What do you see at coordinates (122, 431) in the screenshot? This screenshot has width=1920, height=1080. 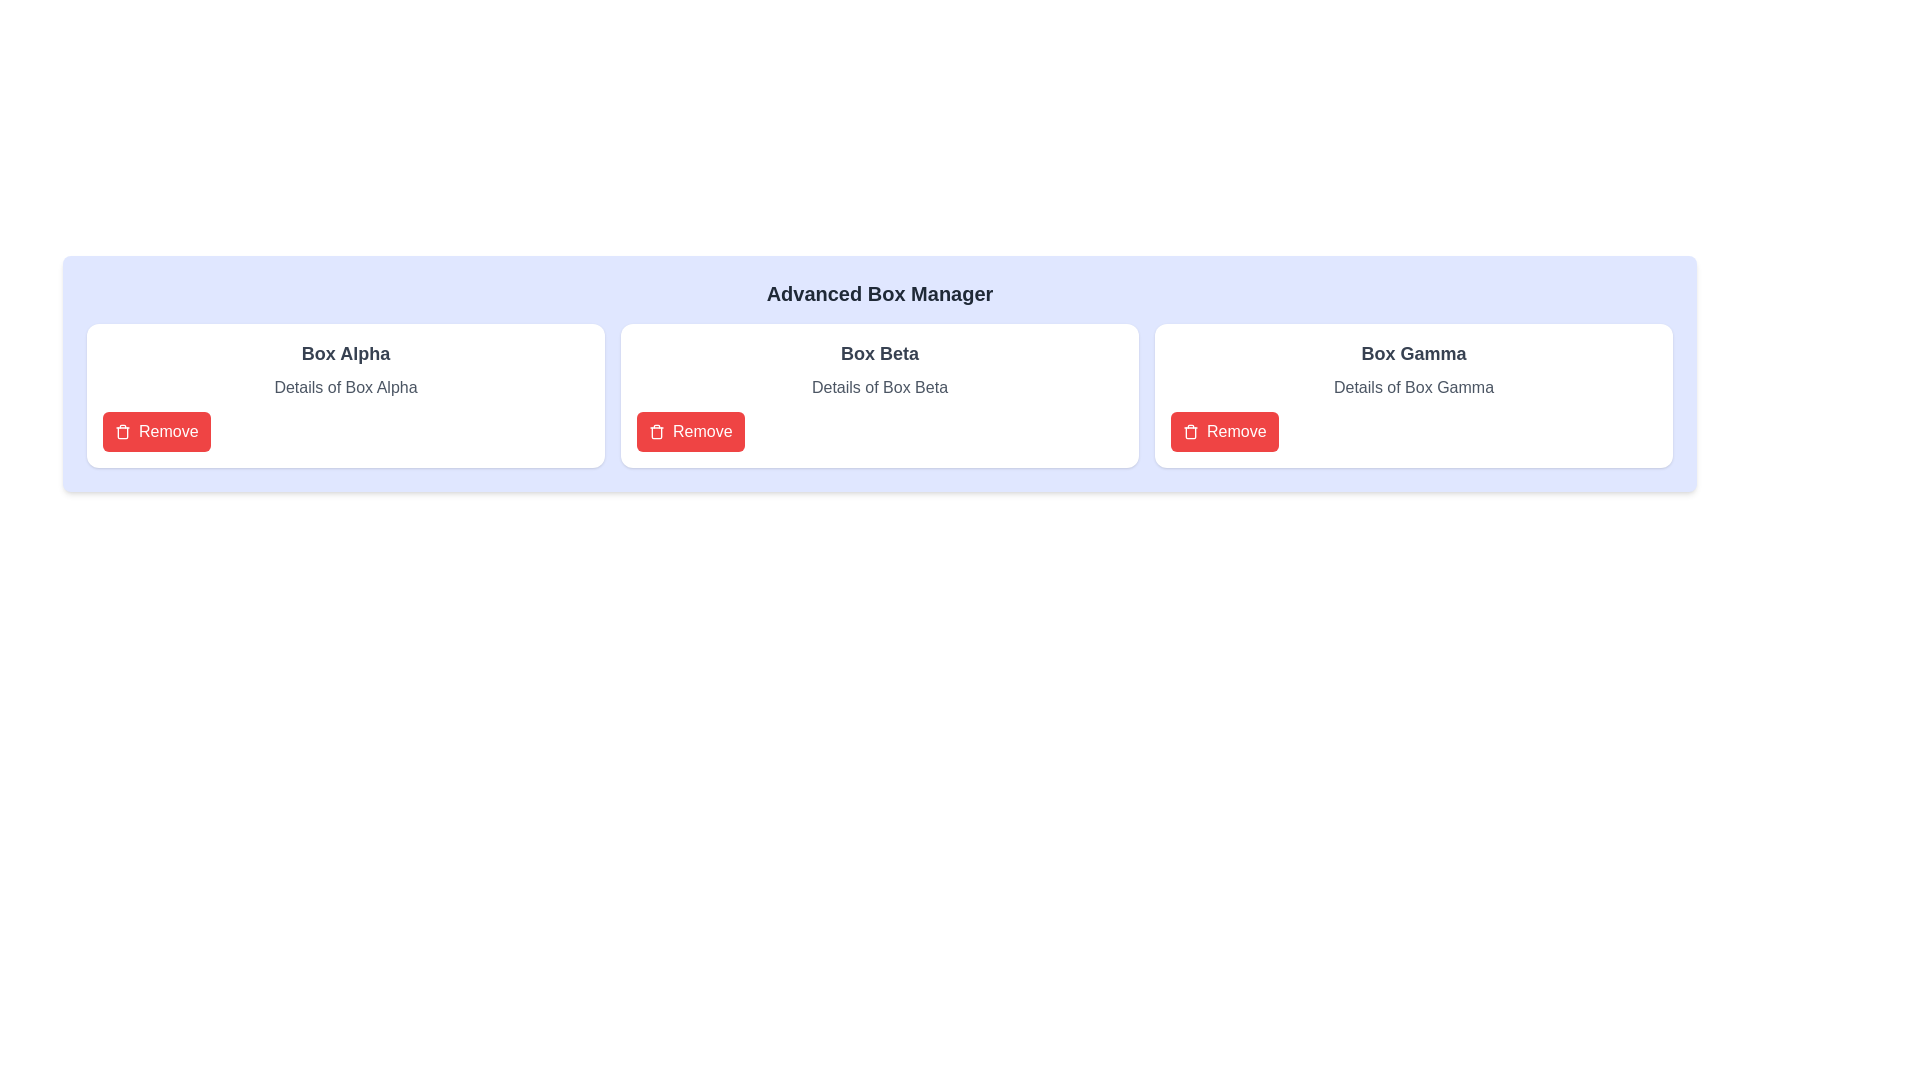 I see `the trash icon located in the bottom-left corner of the 'Remove' button within the 'Box Alpha' frame` at bounding box center [122, 431].